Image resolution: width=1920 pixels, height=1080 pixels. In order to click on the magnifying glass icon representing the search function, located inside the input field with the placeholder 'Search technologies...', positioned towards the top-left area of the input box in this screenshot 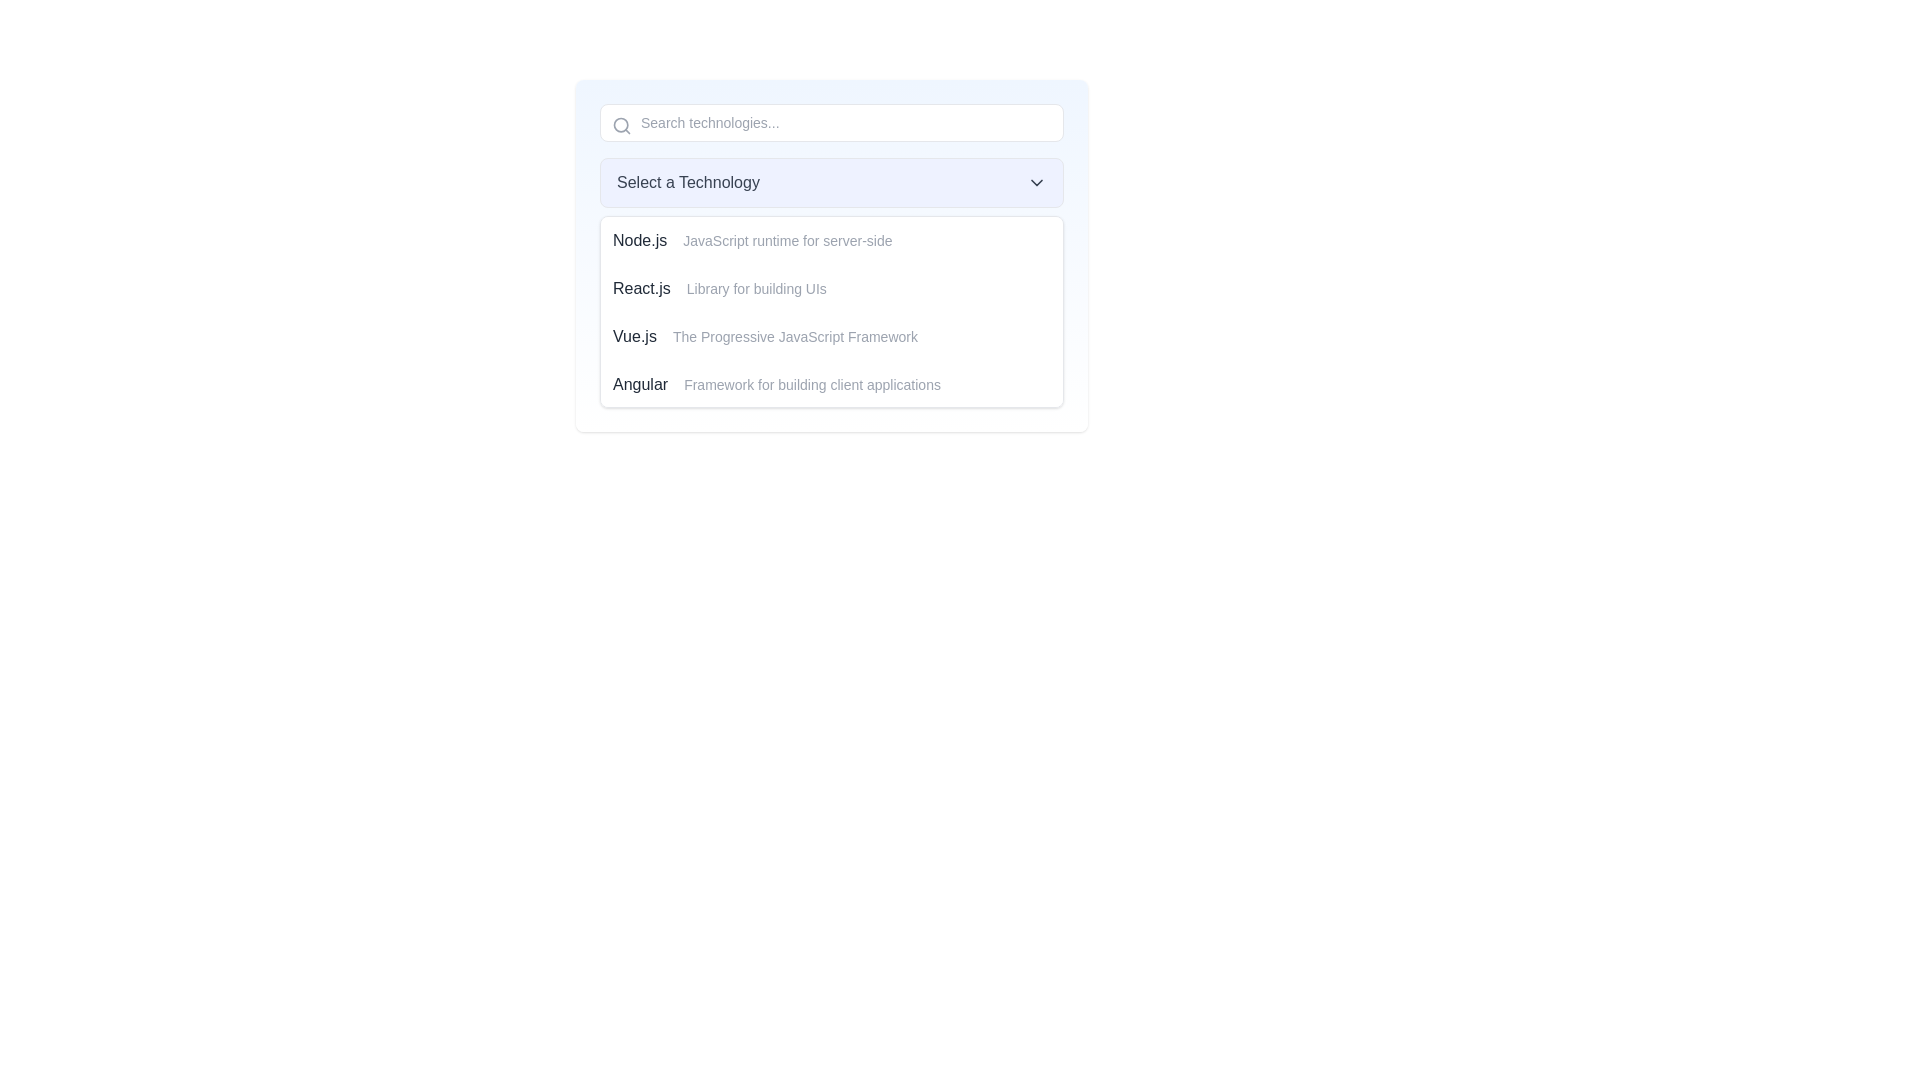, I will do `click(621, 126)`.